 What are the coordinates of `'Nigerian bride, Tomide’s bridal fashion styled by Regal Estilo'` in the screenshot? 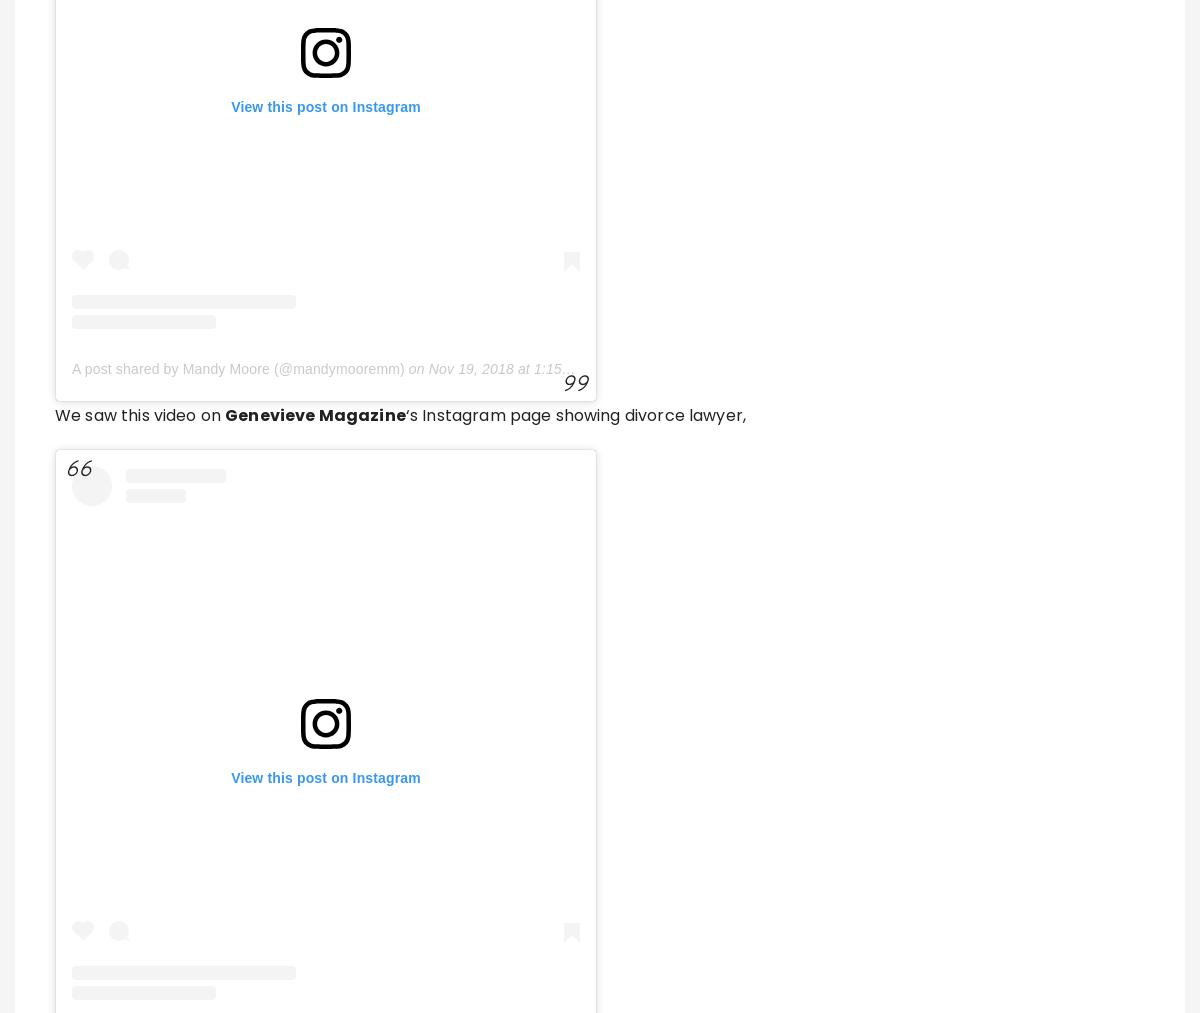 It's located at (636, 968).